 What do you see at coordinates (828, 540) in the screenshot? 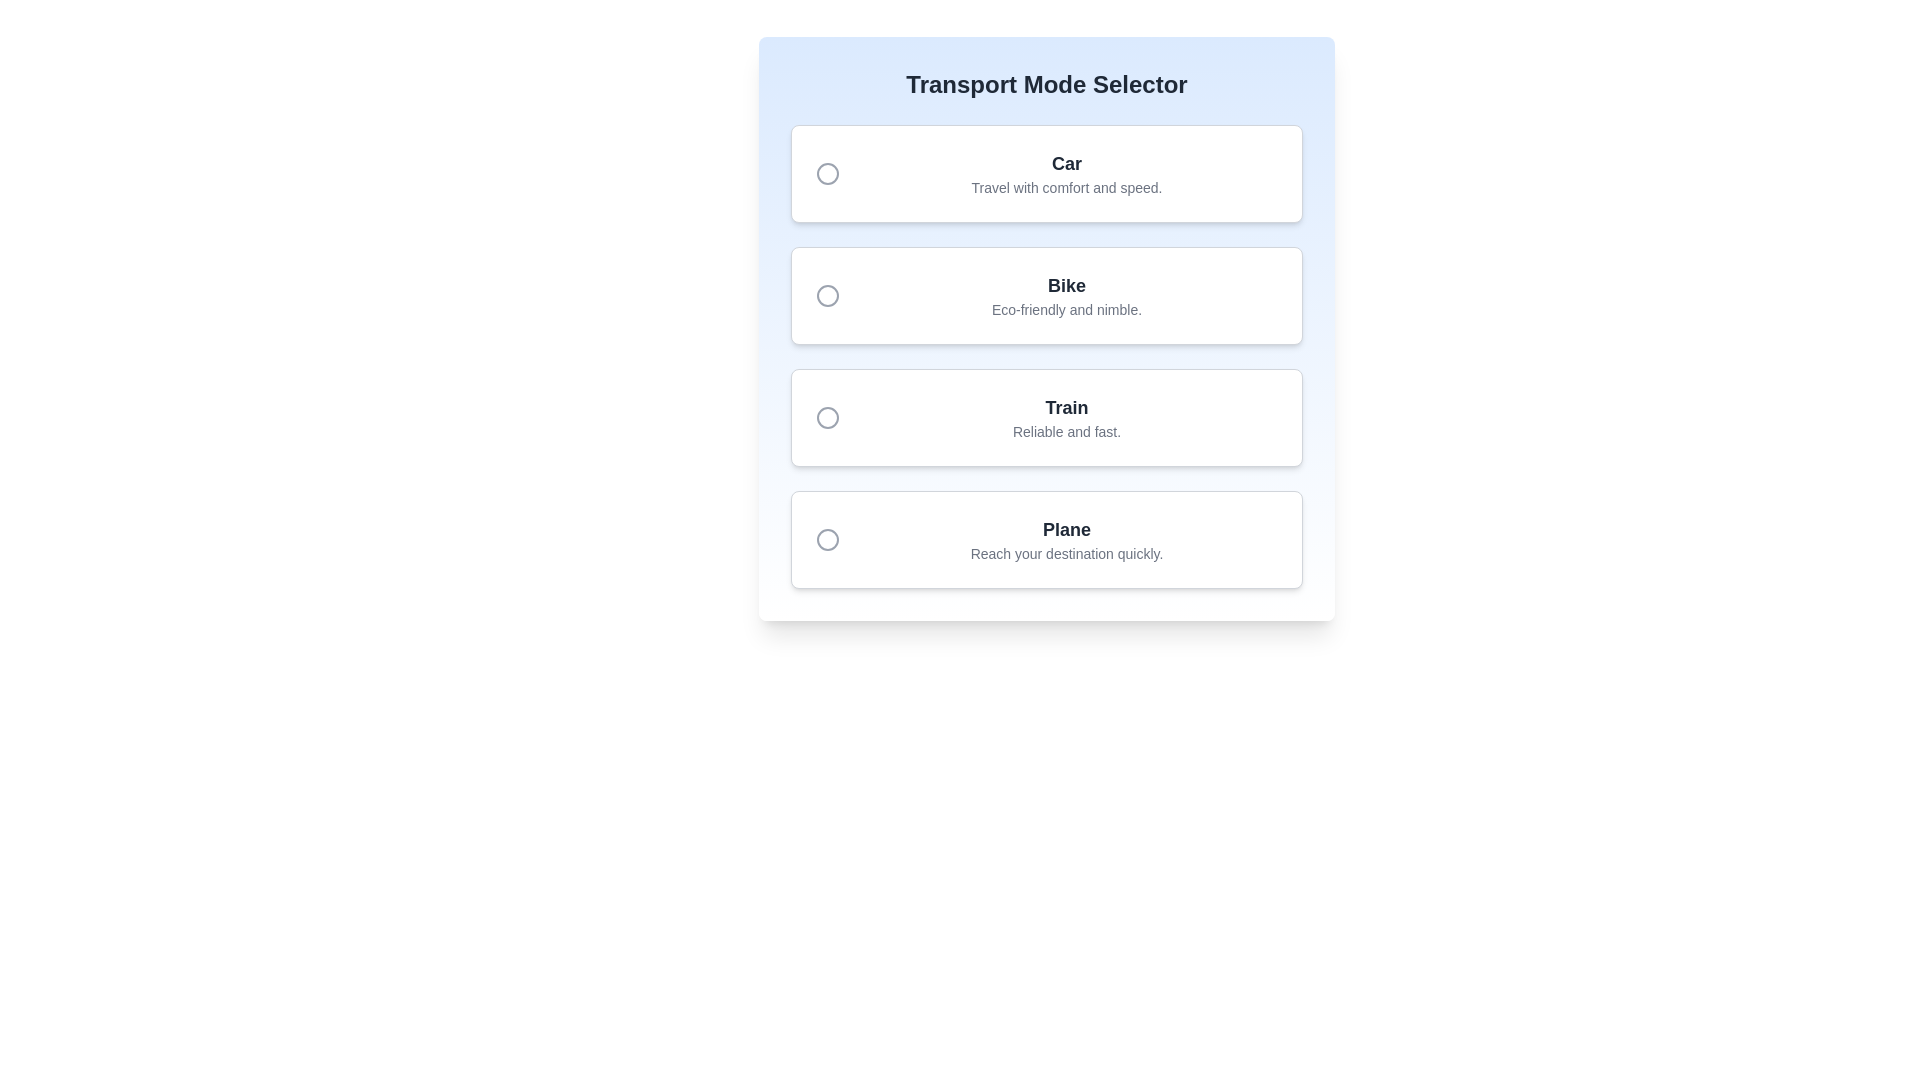
I see `the circular SVG icon representing the 'Plane' option in the 'Transport Mode Selector' interface` at bounding box center [828, 540].